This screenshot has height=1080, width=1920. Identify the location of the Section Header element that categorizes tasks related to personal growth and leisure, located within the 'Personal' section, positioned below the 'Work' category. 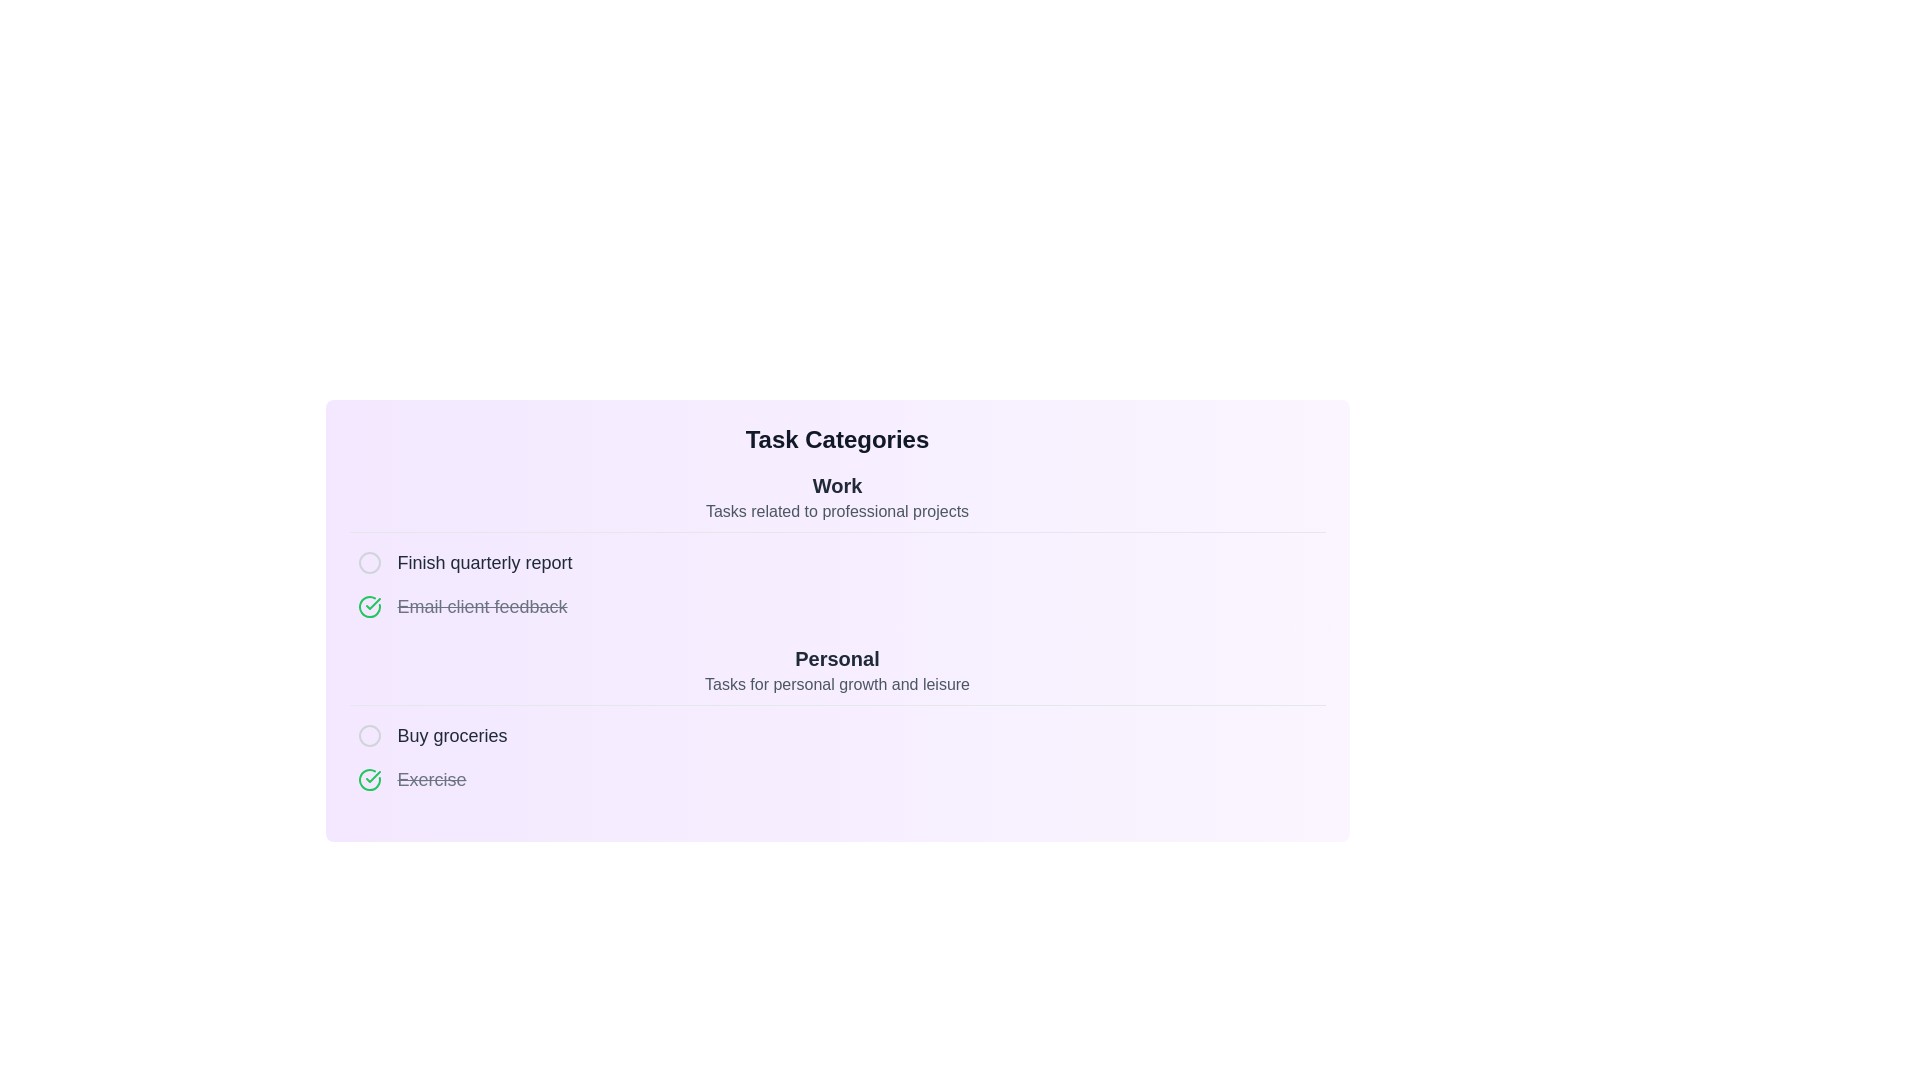
(837, 675).